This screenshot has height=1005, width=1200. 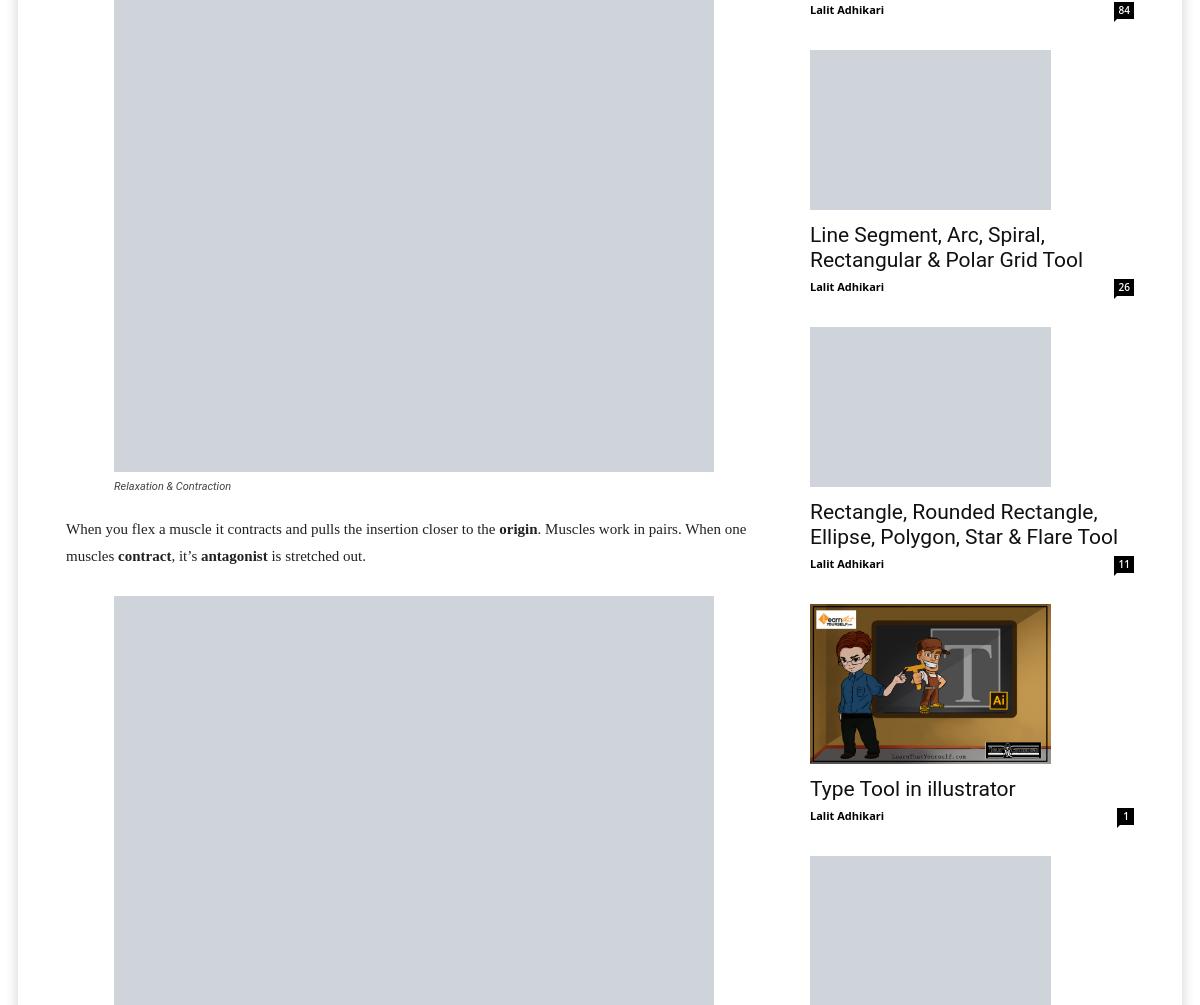 What do you see at coordinates (316, 554) in the screenshot?
I see `'is stretched out.'` at bounding box center [316, 554].